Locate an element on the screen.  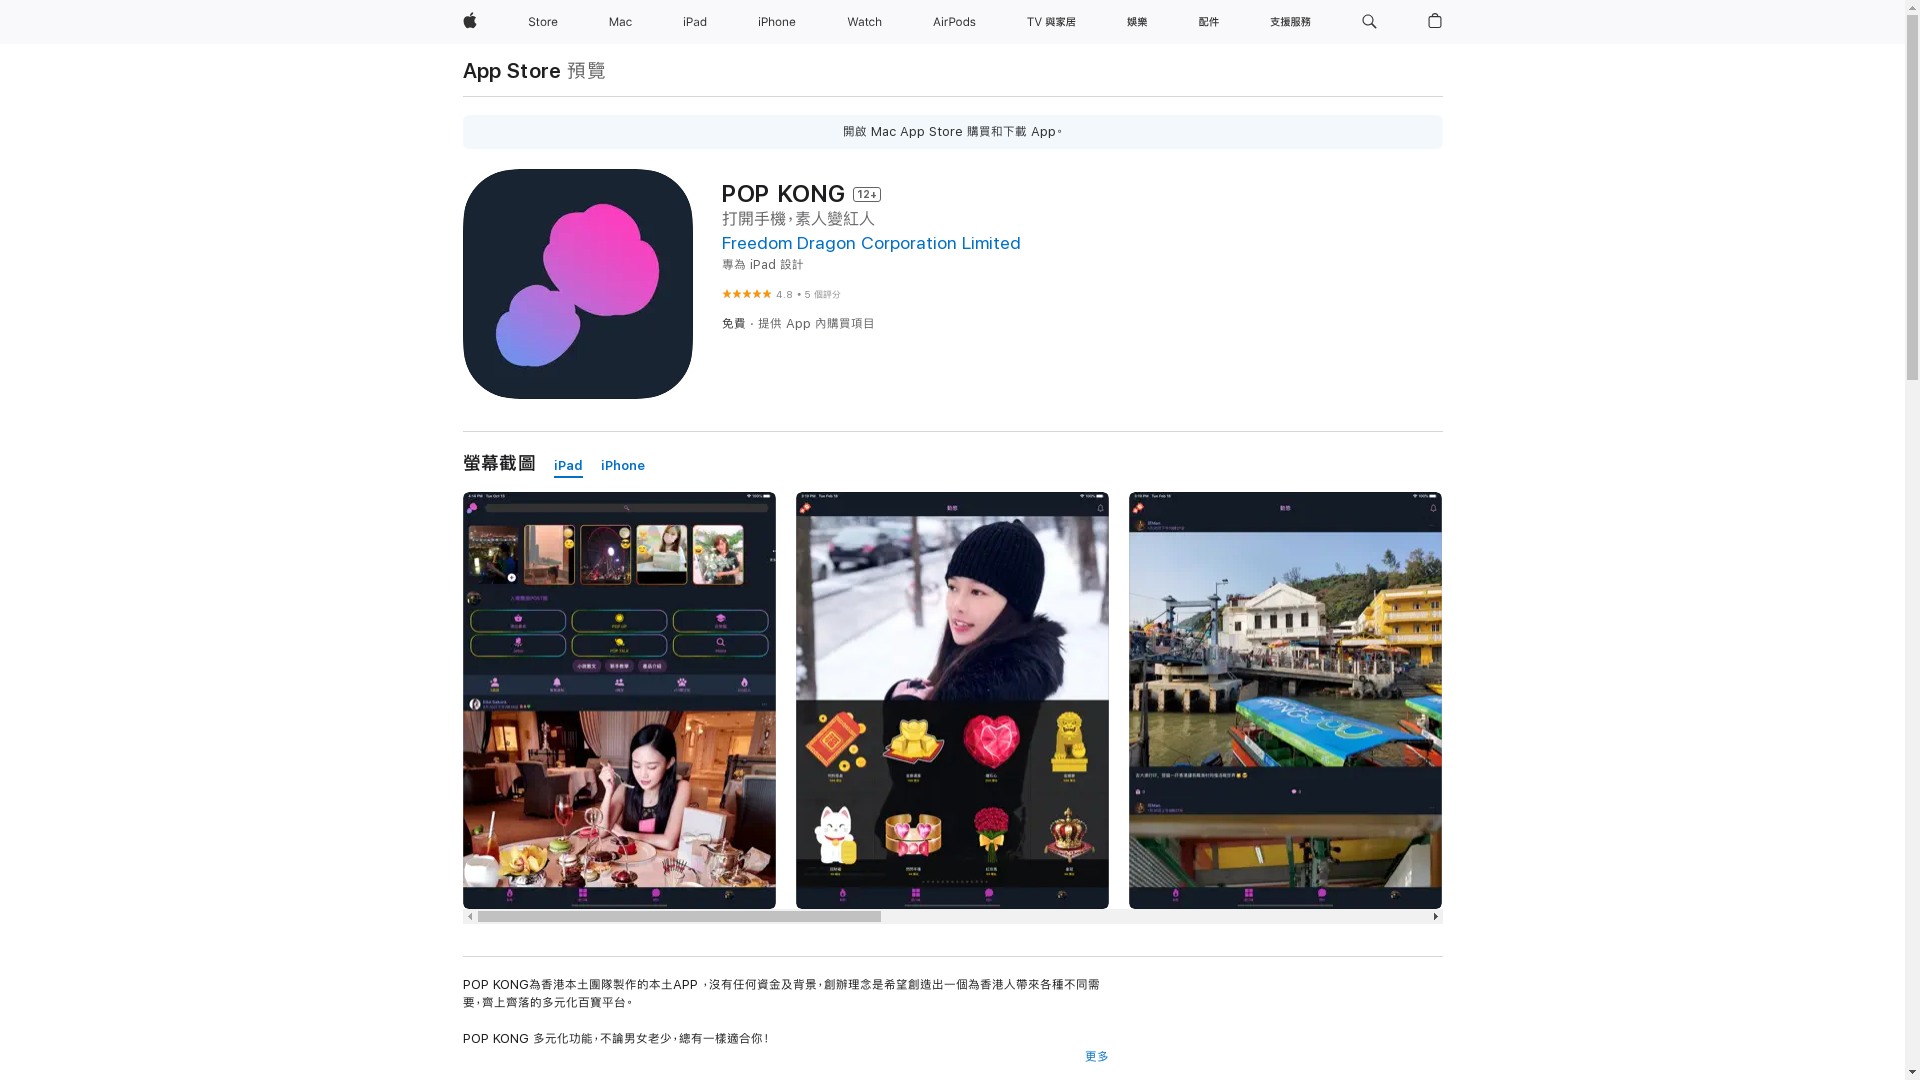
'iPhone' is located at coordinates (776, 22).